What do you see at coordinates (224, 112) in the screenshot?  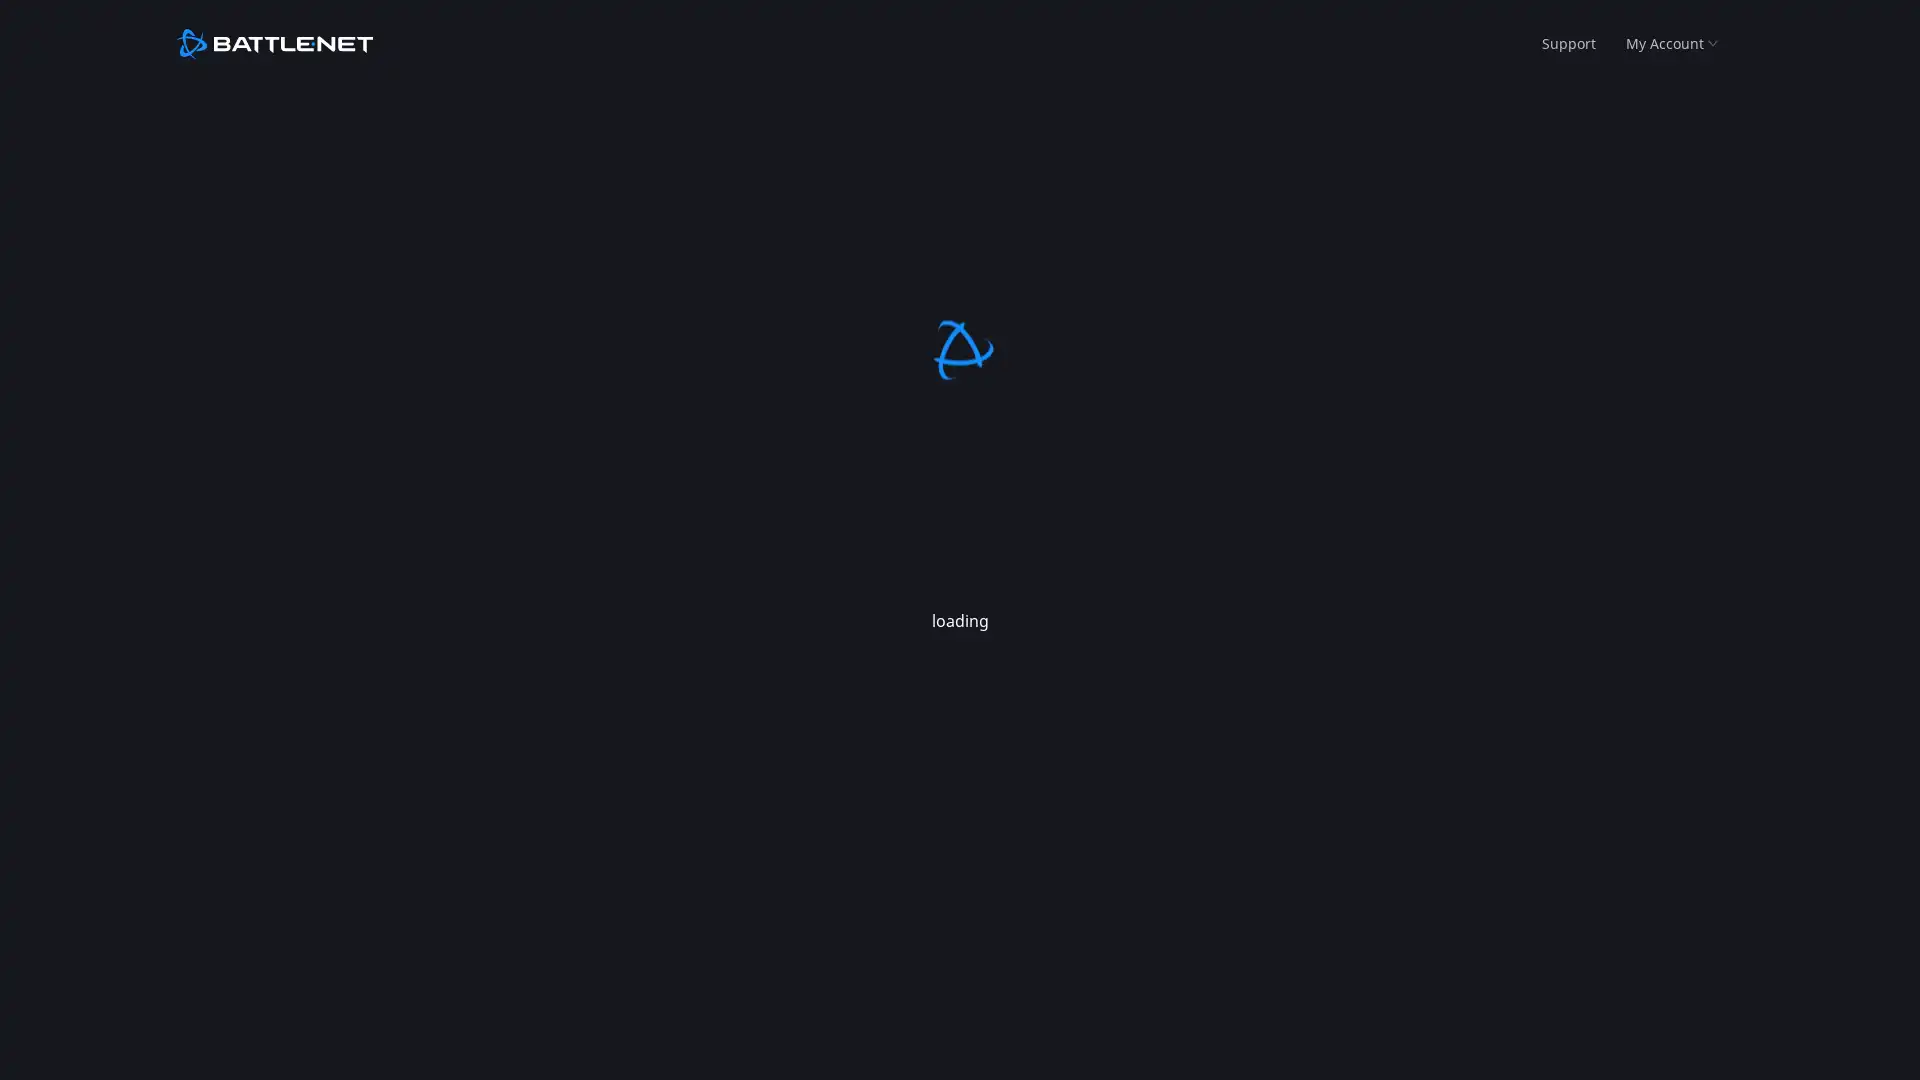 I see `Browse` at bounding box center [224, 112].